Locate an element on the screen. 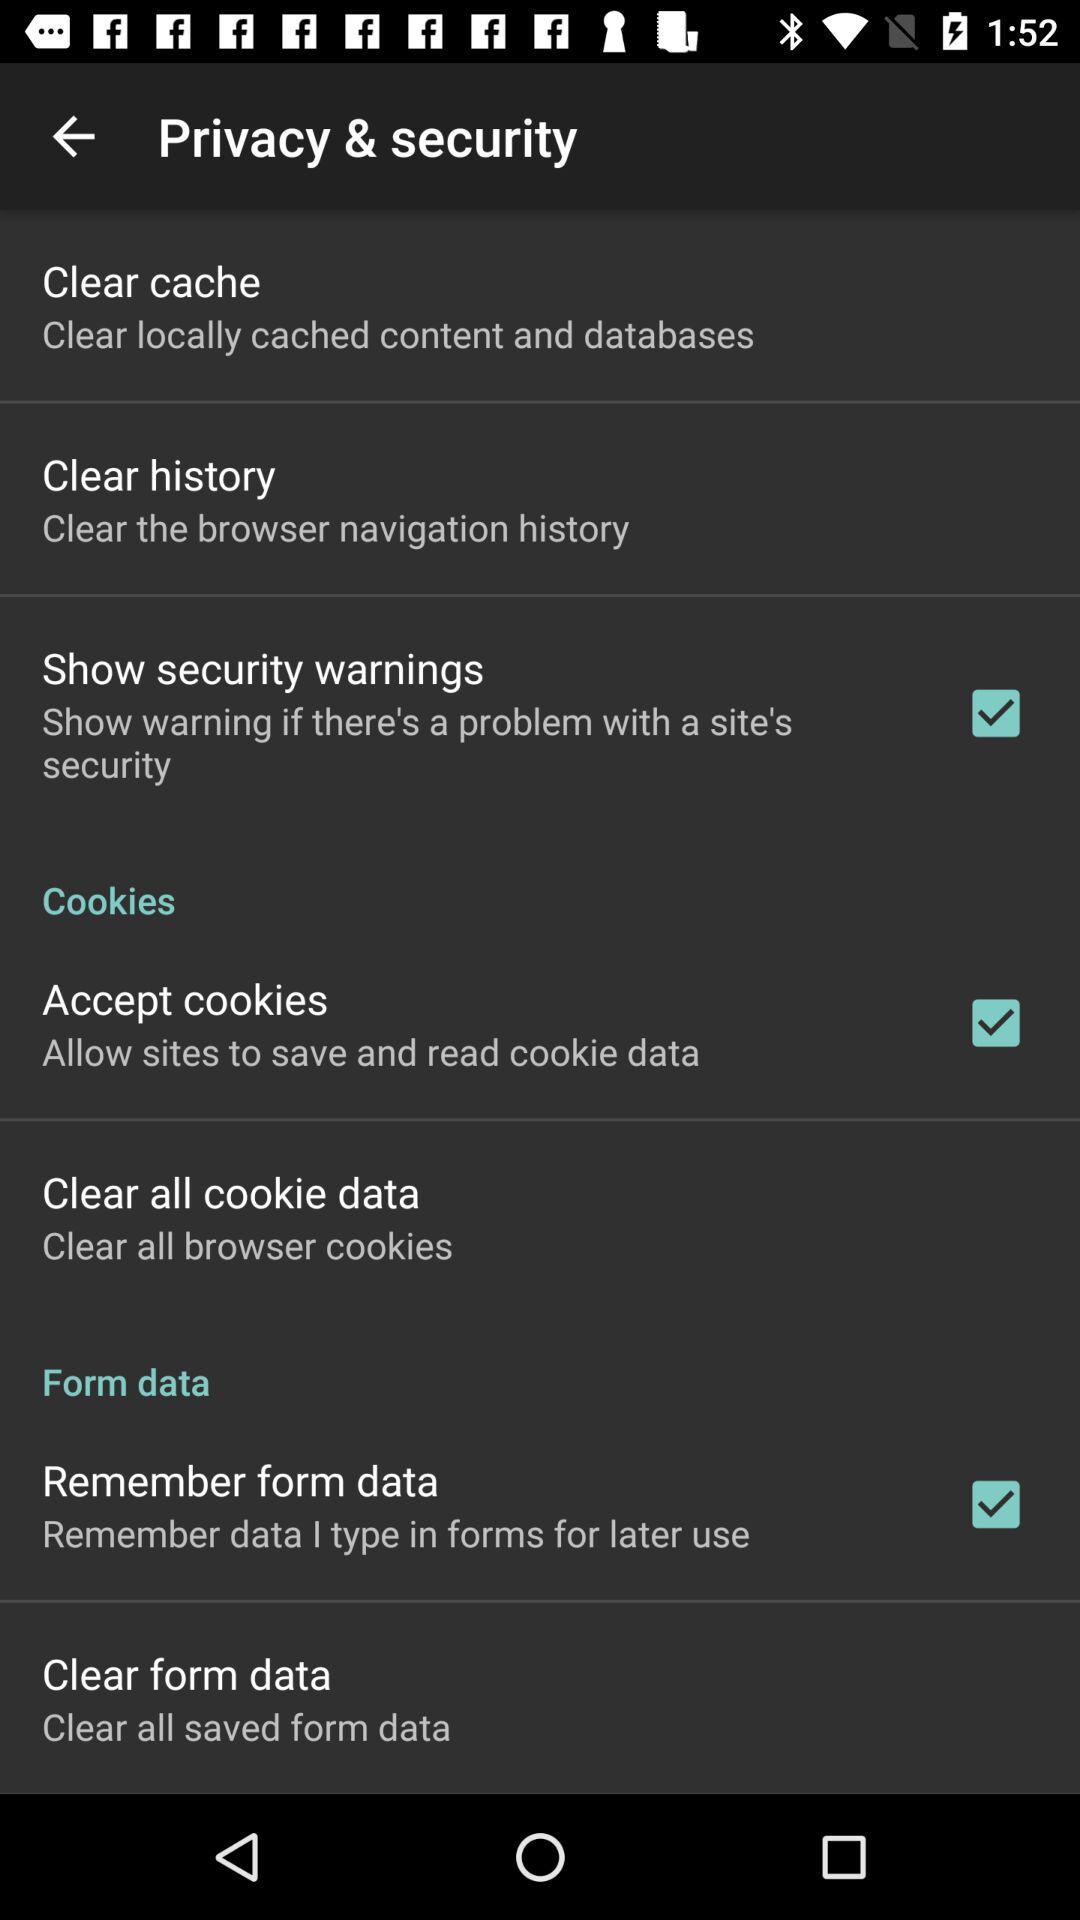 Image resolution: width=1080 pixels, height=1920 pixels. app below accept cookies icon is located at coordinates (371, 1050).